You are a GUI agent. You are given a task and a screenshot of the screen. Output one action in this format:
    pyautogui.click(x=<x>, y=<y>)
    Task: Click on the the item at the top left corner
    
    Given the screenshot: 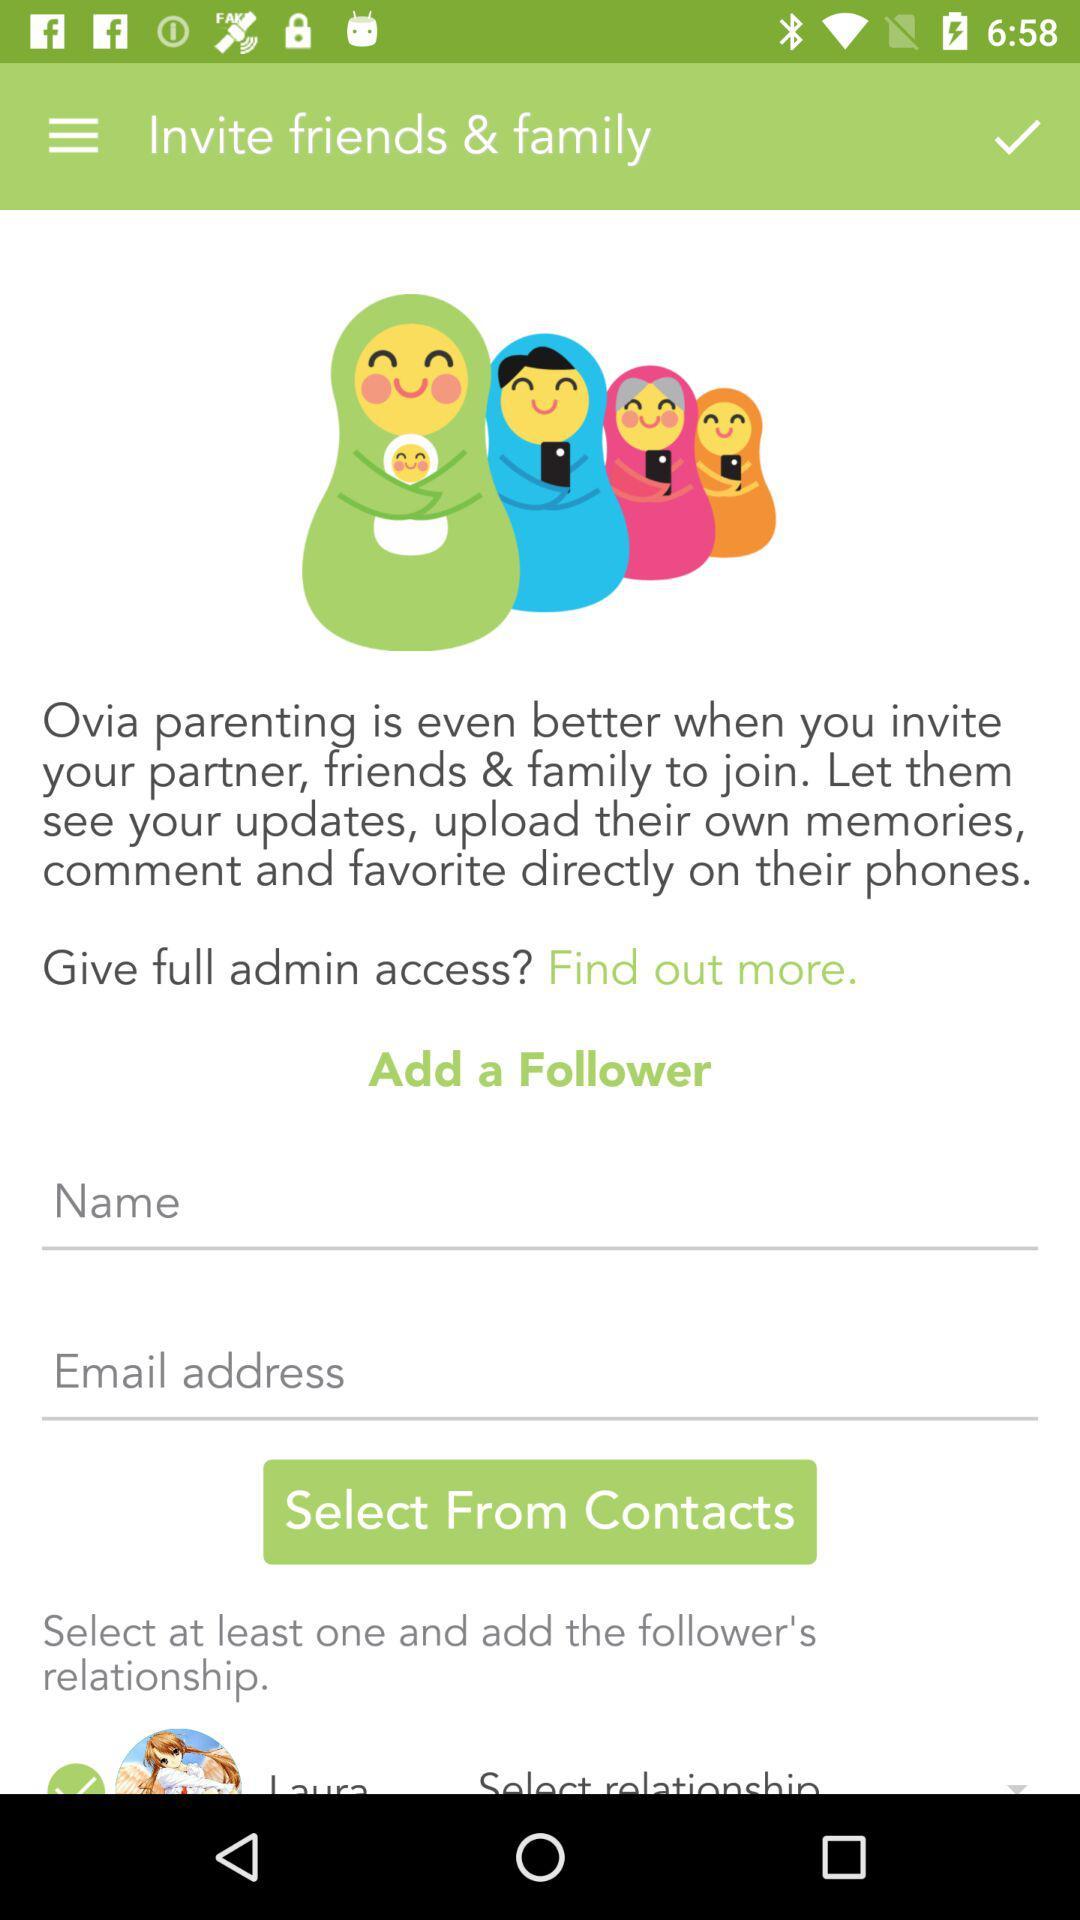 What is the action you would take?
    pyautogui.click(x=72, y=135)
    